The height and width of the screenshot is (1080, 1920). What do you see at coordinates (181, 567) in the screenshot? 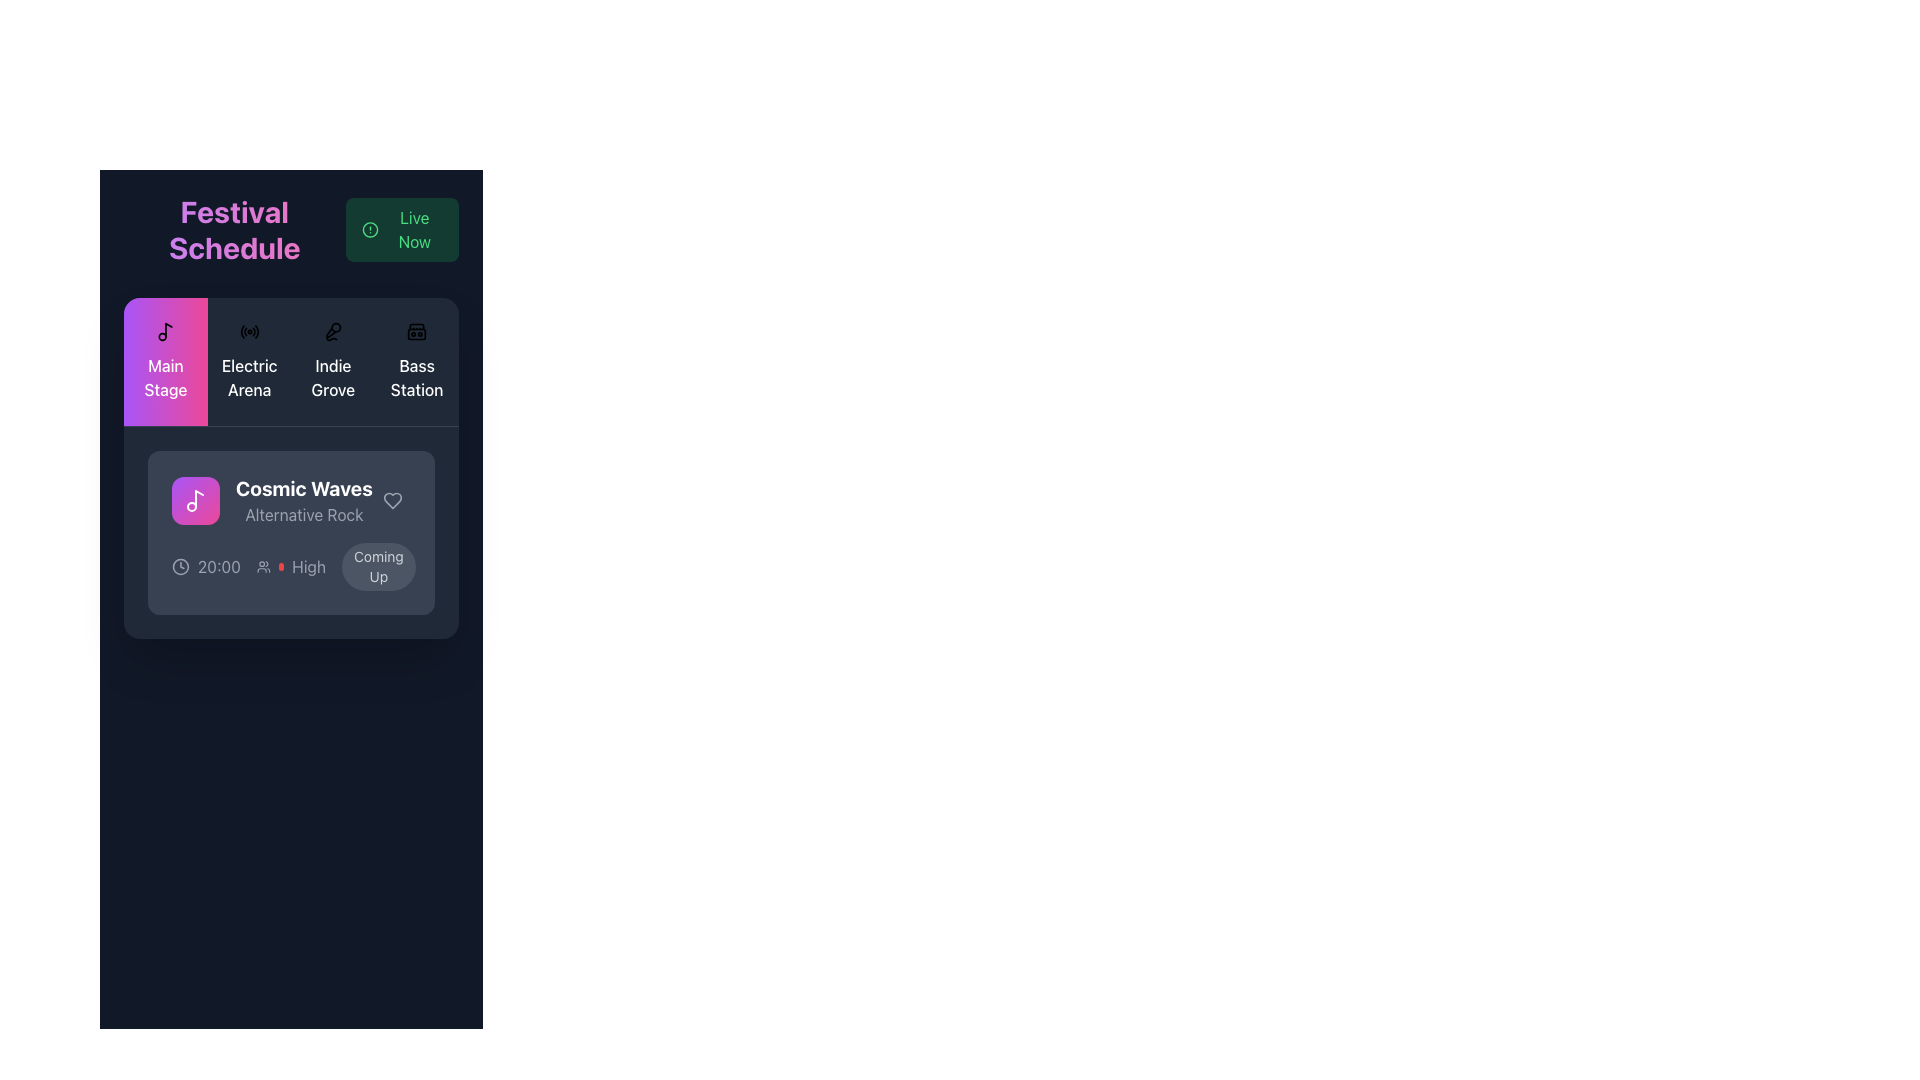
I see `the minimalist gray clock icon` at bounding box center [181, 567].